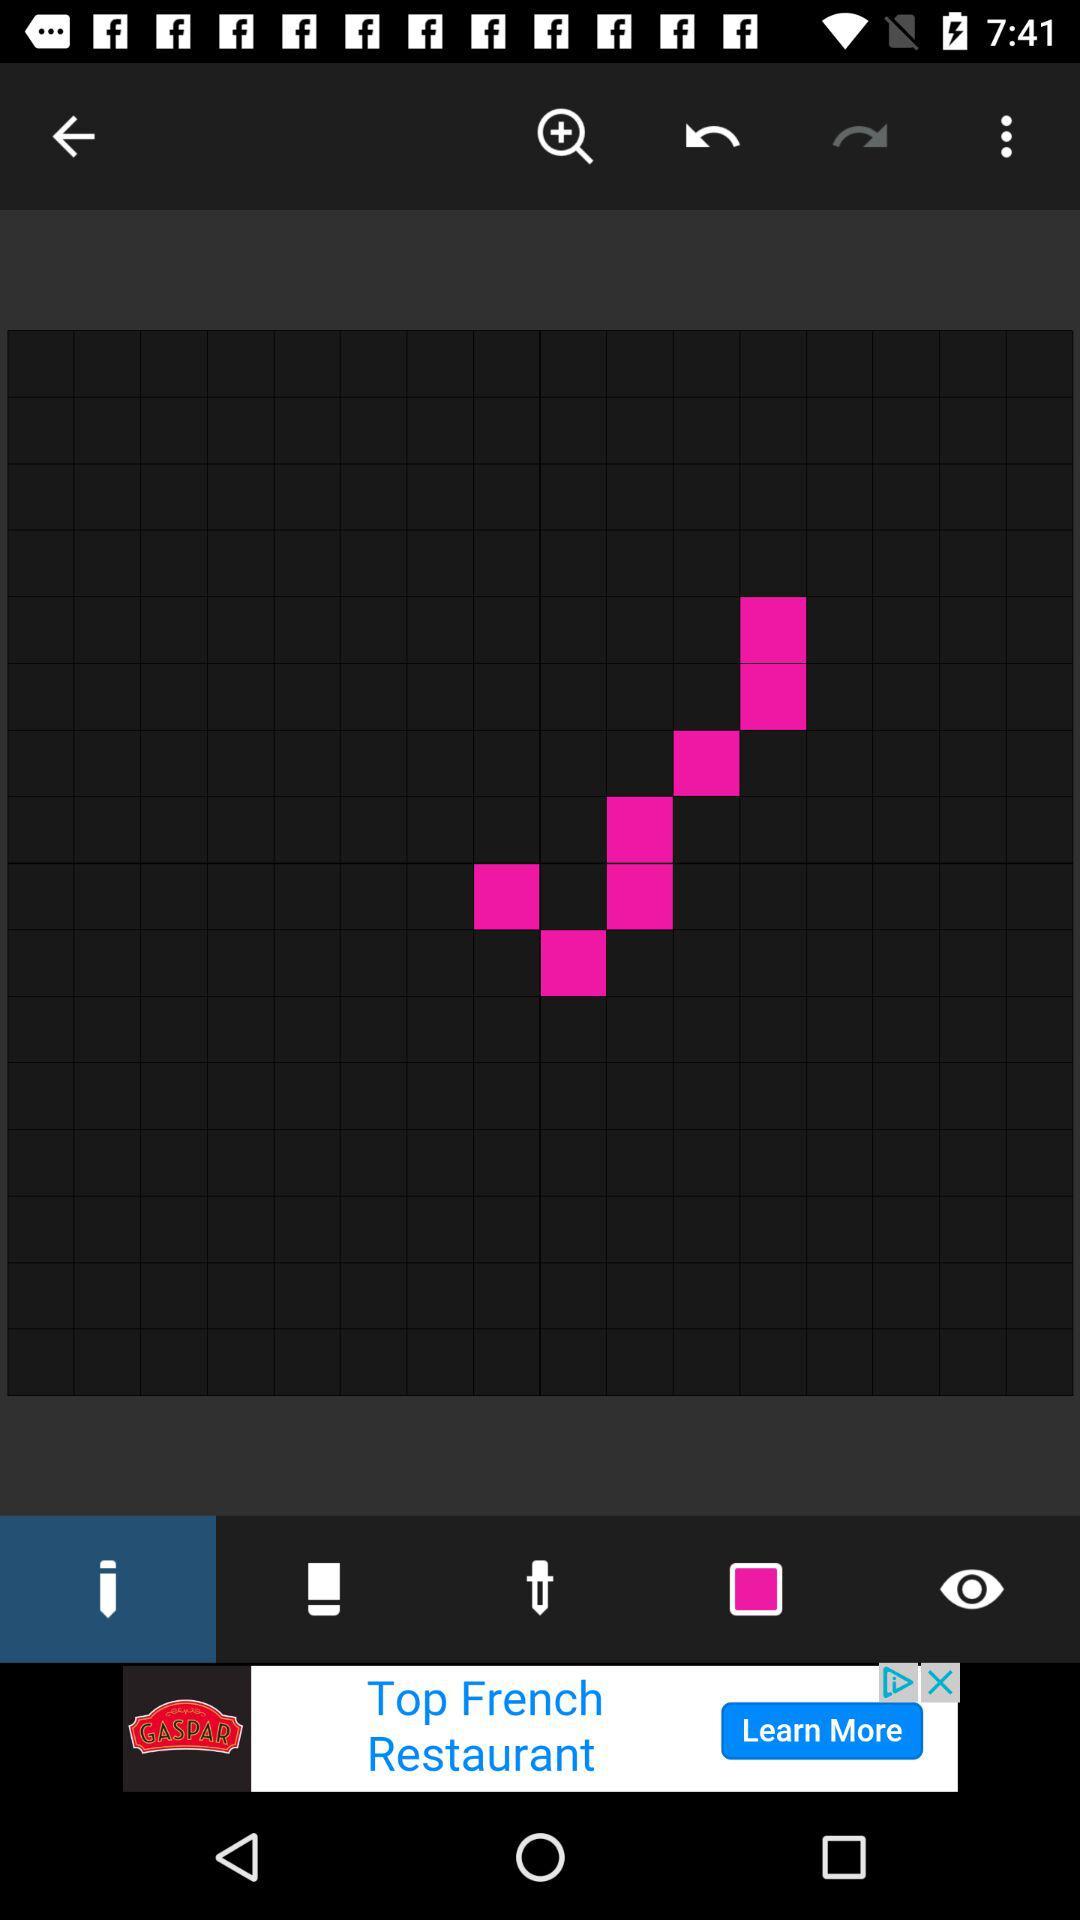 The width and height of the screenshot is (1080, 1920). What do you see at coordinates (540, 1727) in the screenshot?
I see `advertisement page` at bounding box center [540, 1727].